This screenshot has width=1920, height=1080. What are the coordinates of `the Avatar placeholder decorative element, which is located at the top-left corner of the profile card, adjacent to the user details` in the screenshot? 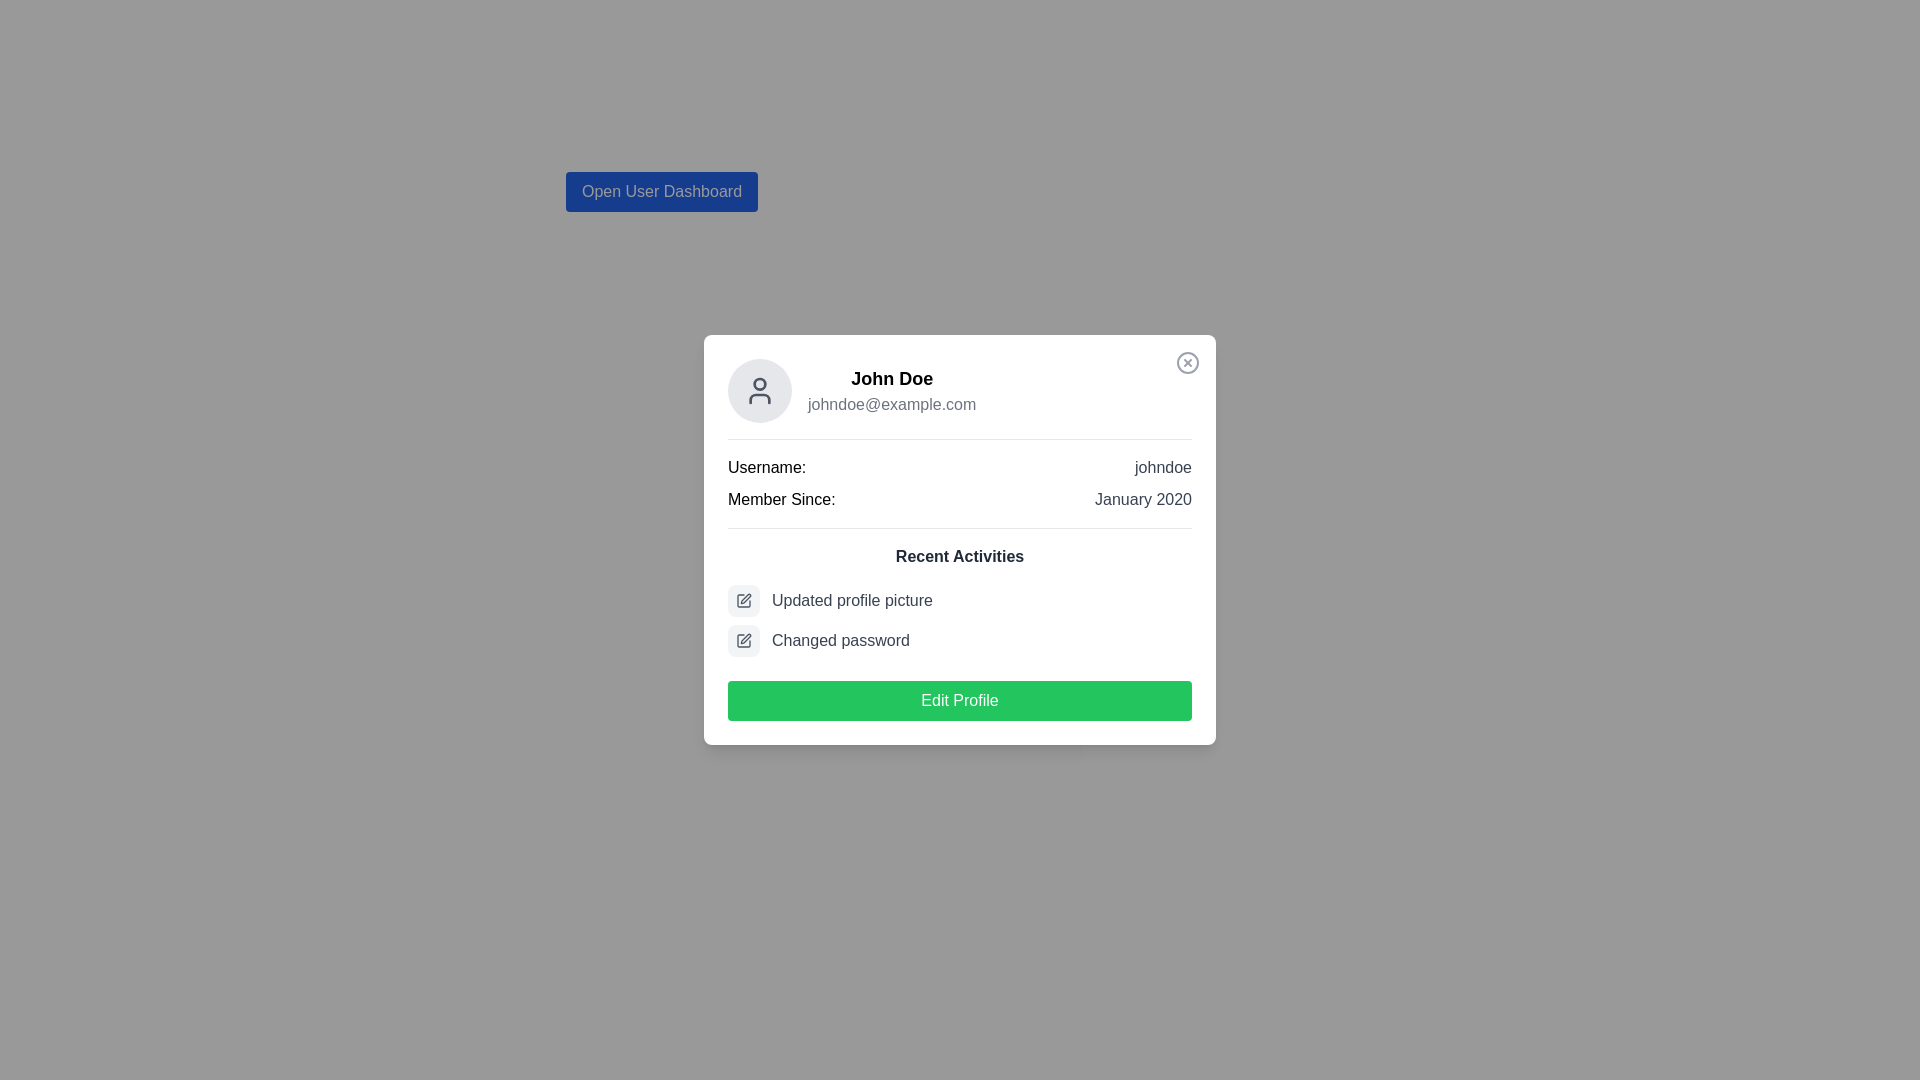 It's located at (758, 390).